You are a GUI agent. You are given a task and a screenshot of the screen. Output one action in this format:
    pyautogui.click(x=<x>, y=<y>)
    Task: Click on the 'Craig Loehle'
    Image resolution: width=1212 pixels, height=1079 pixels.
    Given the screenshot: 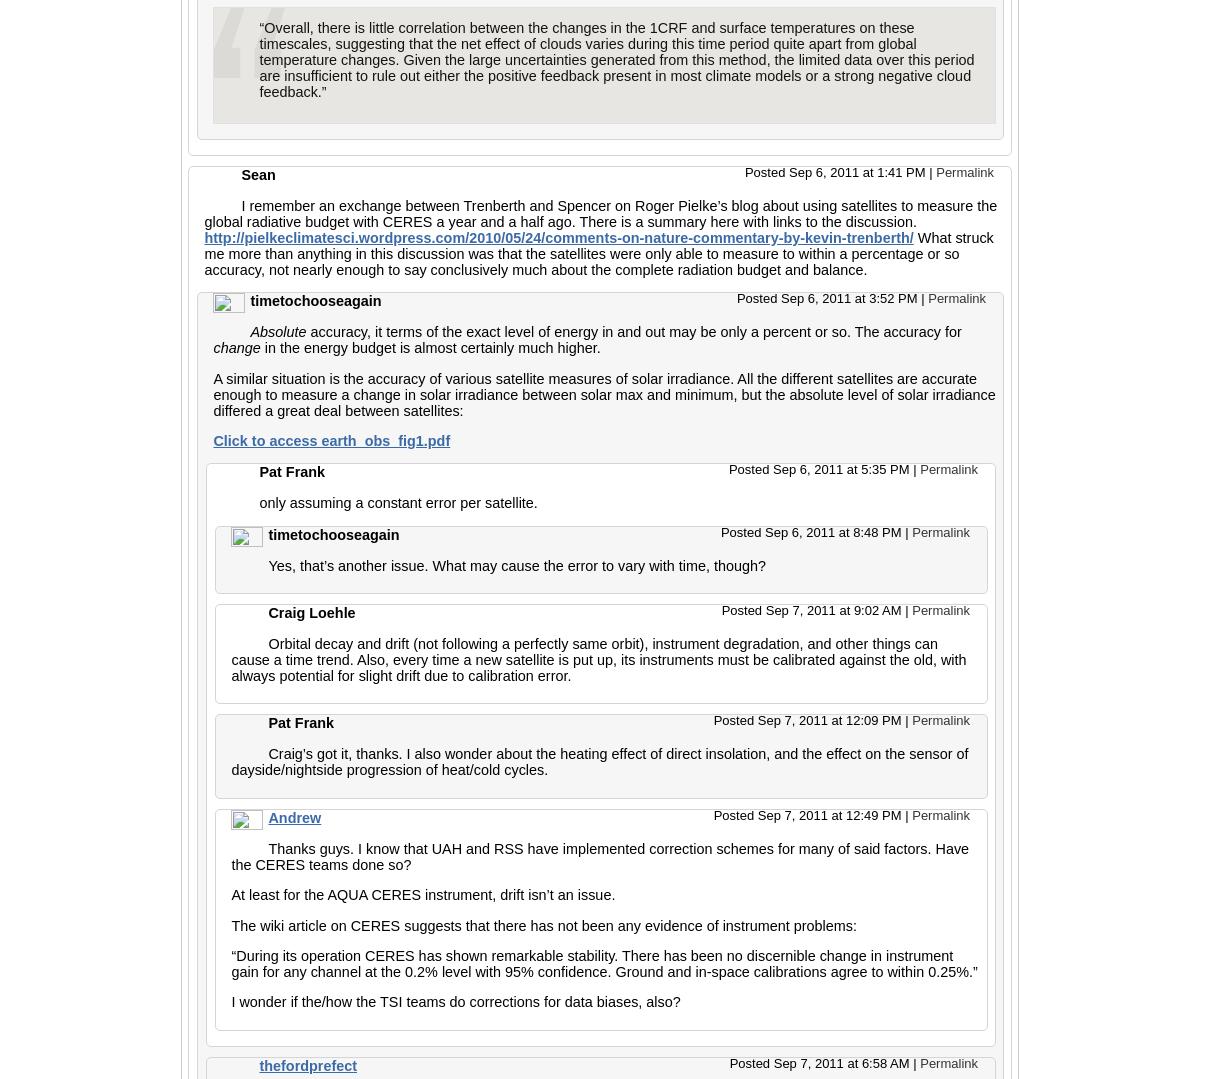 What is the action you would take?
    pyautogui.click(x=310, y=612)
    